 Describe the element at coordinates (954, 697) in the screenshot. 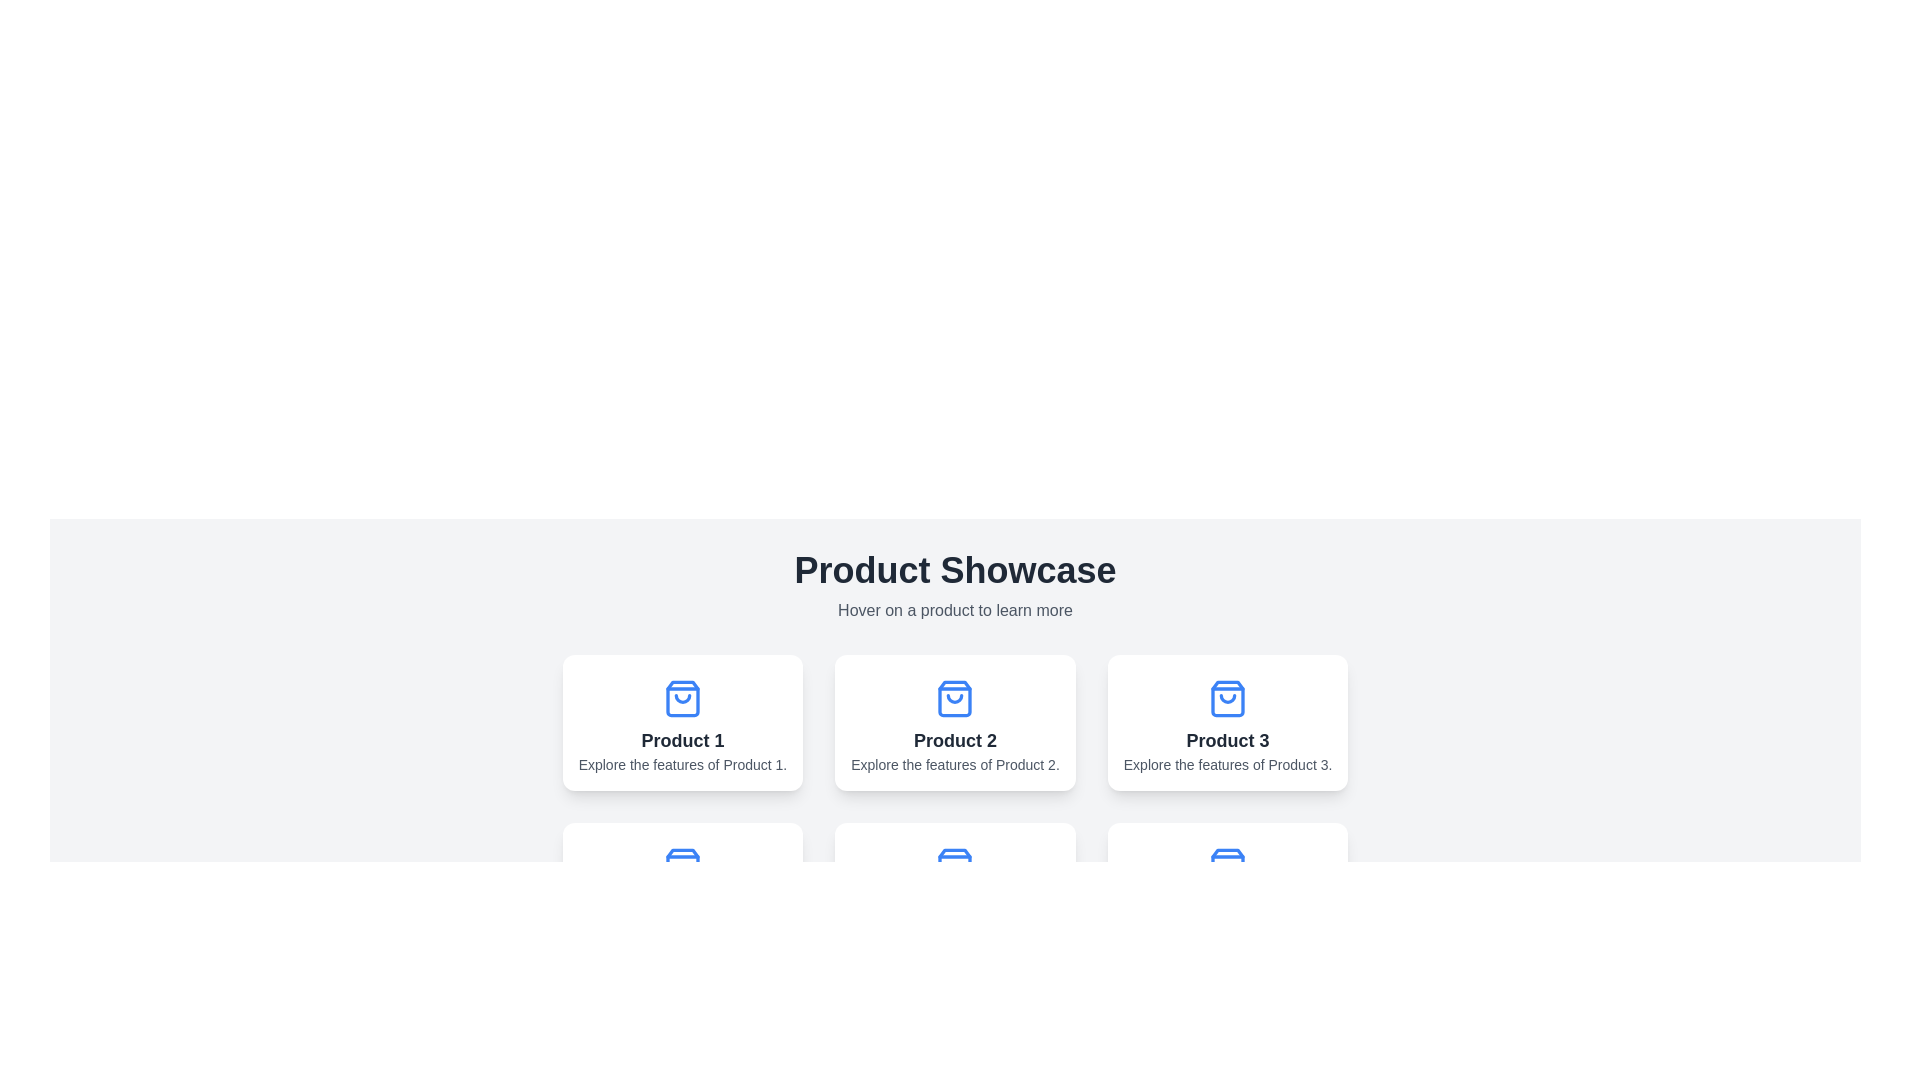

I see `the shopping icon located at the top of the 'Product 2' card, centered horizontally and positioned just below the upper margin` at that location.